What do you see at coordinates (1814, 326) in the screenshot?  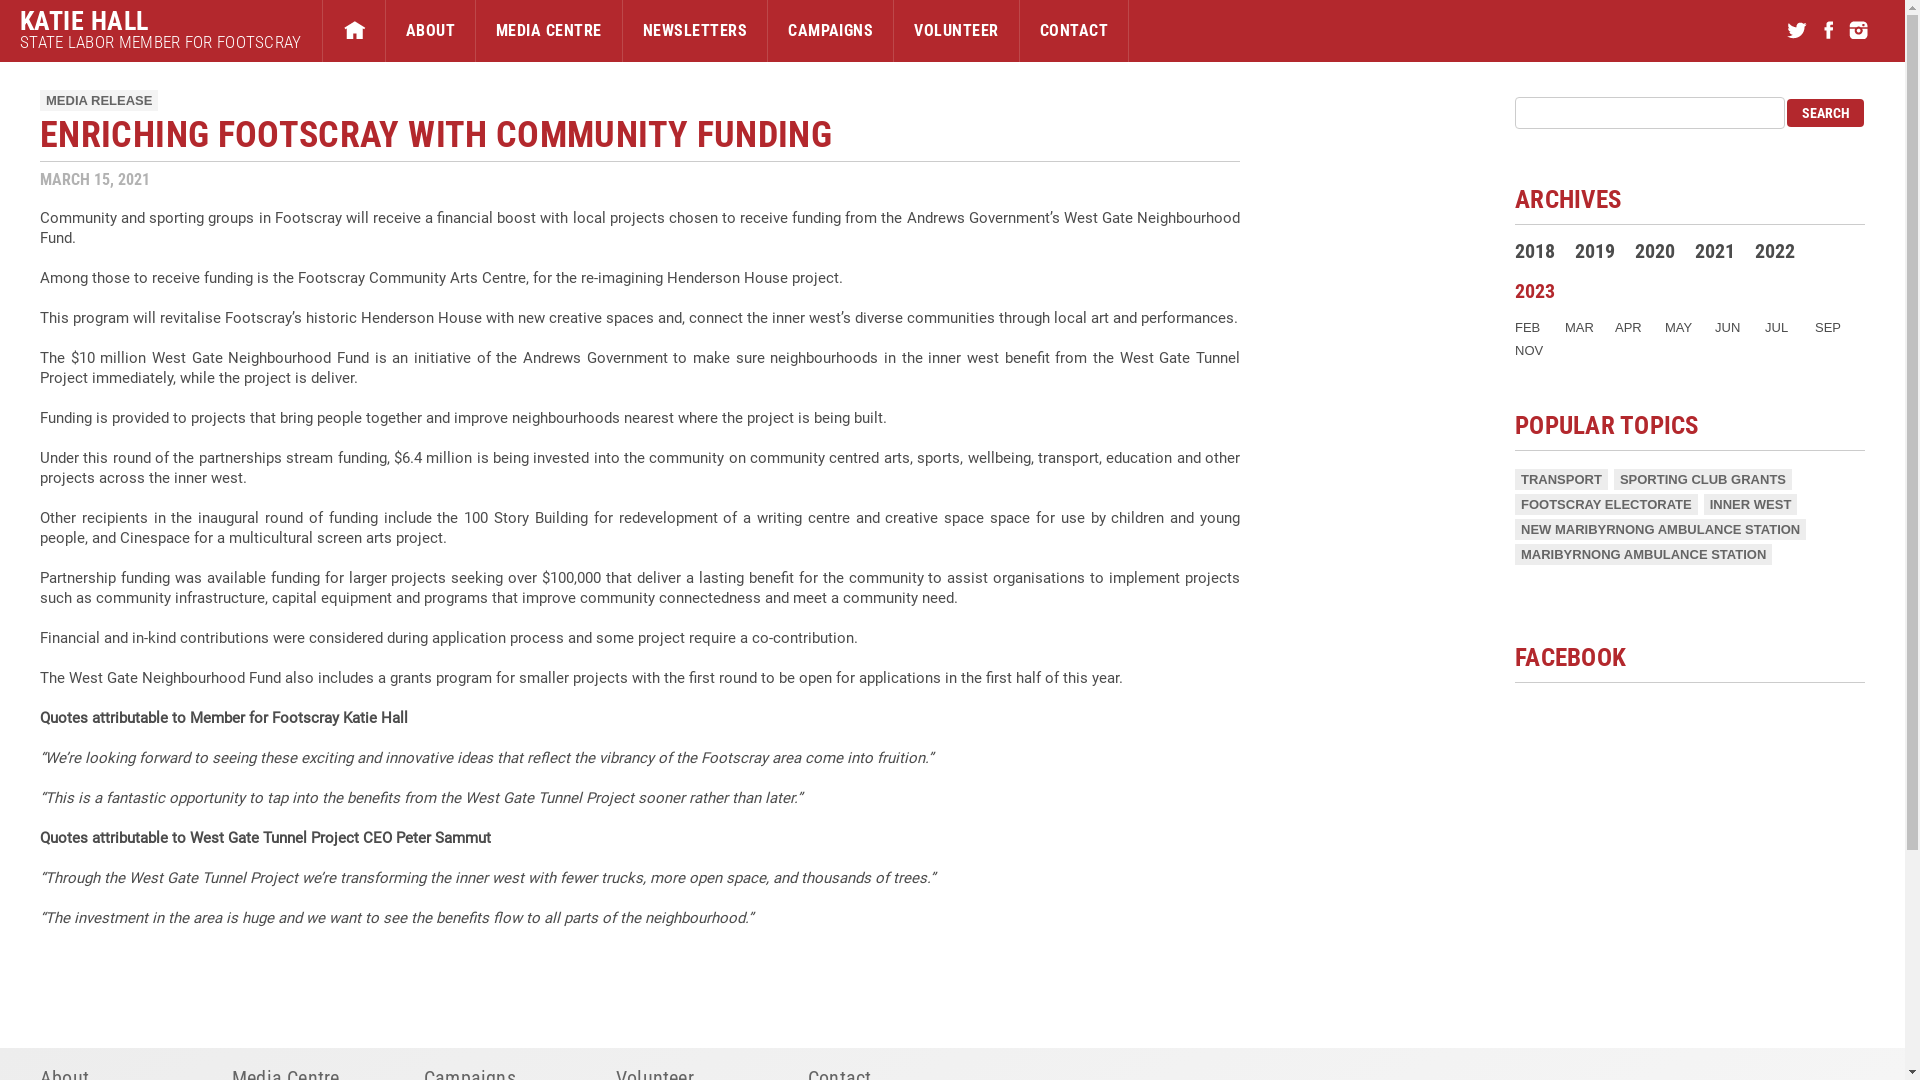 I see `'SEP'` at bounding box center [1814, 326].